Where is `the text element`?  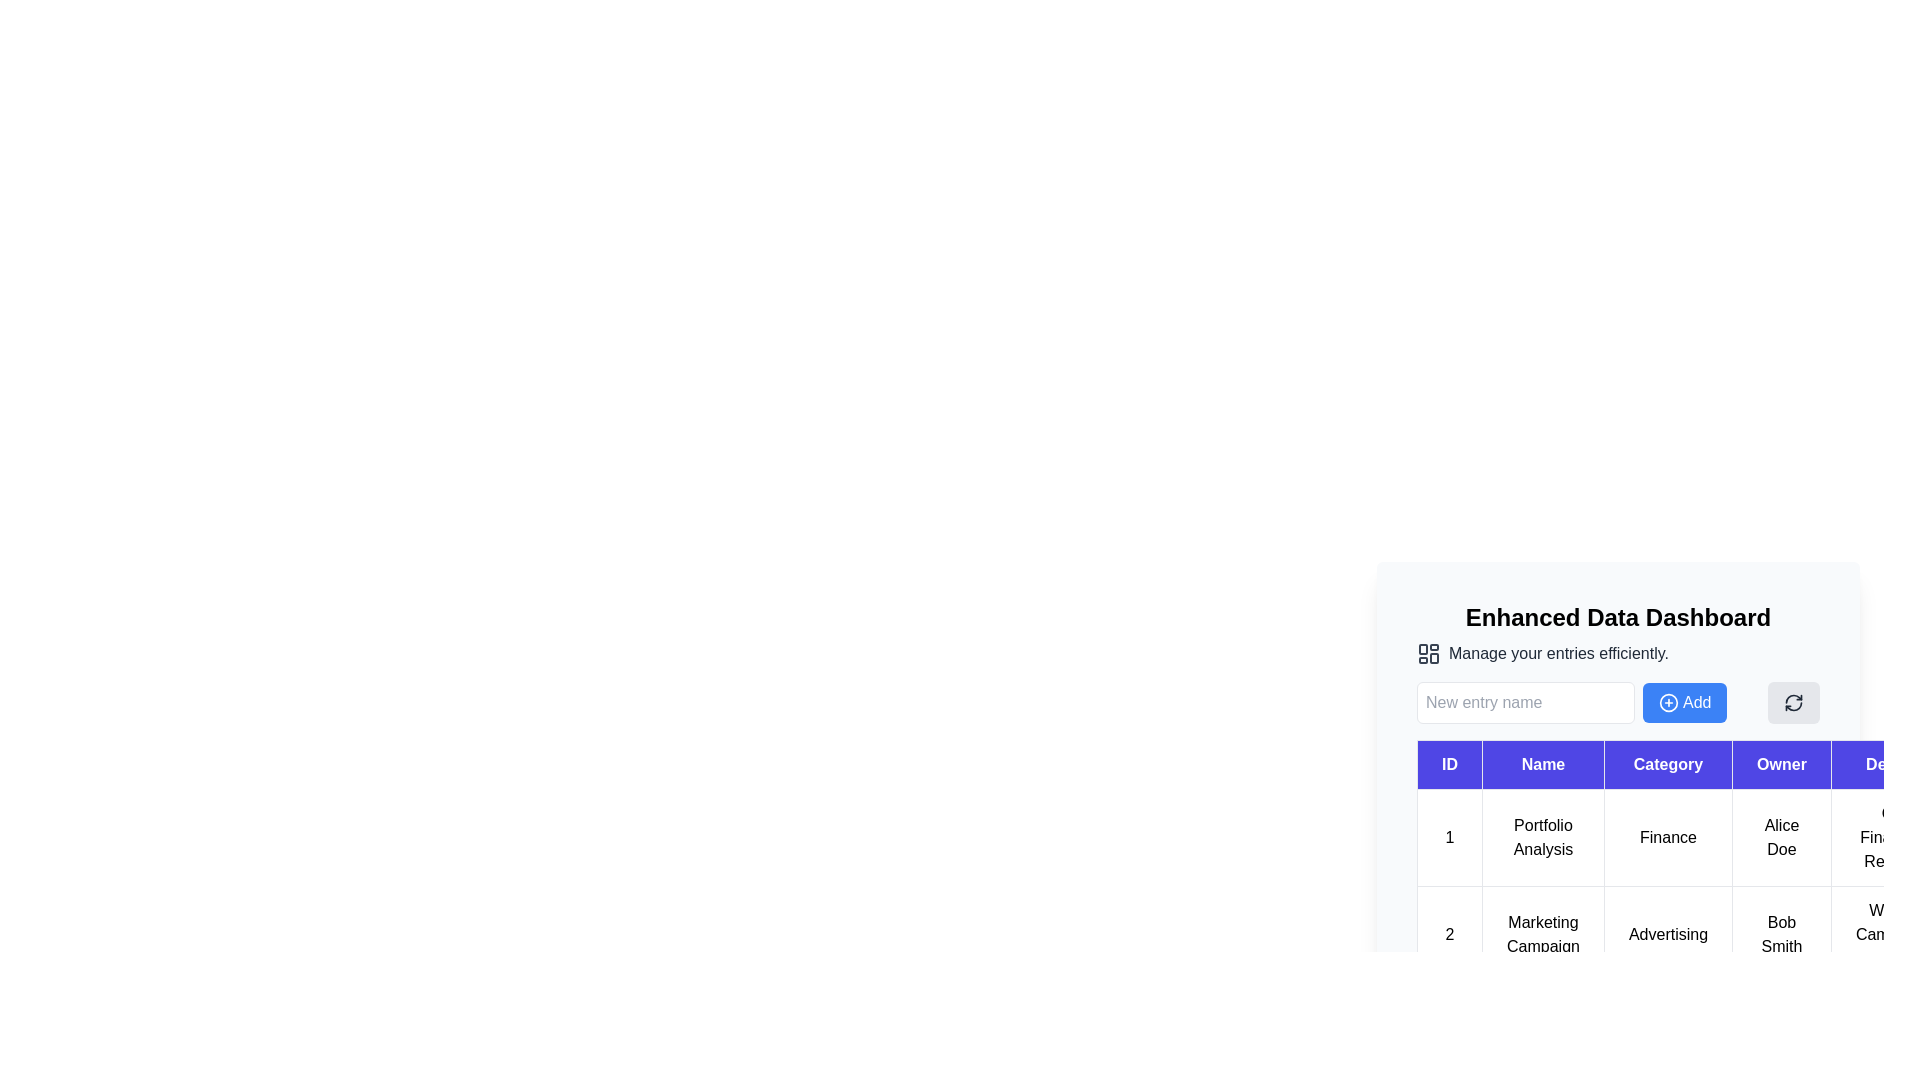
the text element is located at coordinates (1781, 934).